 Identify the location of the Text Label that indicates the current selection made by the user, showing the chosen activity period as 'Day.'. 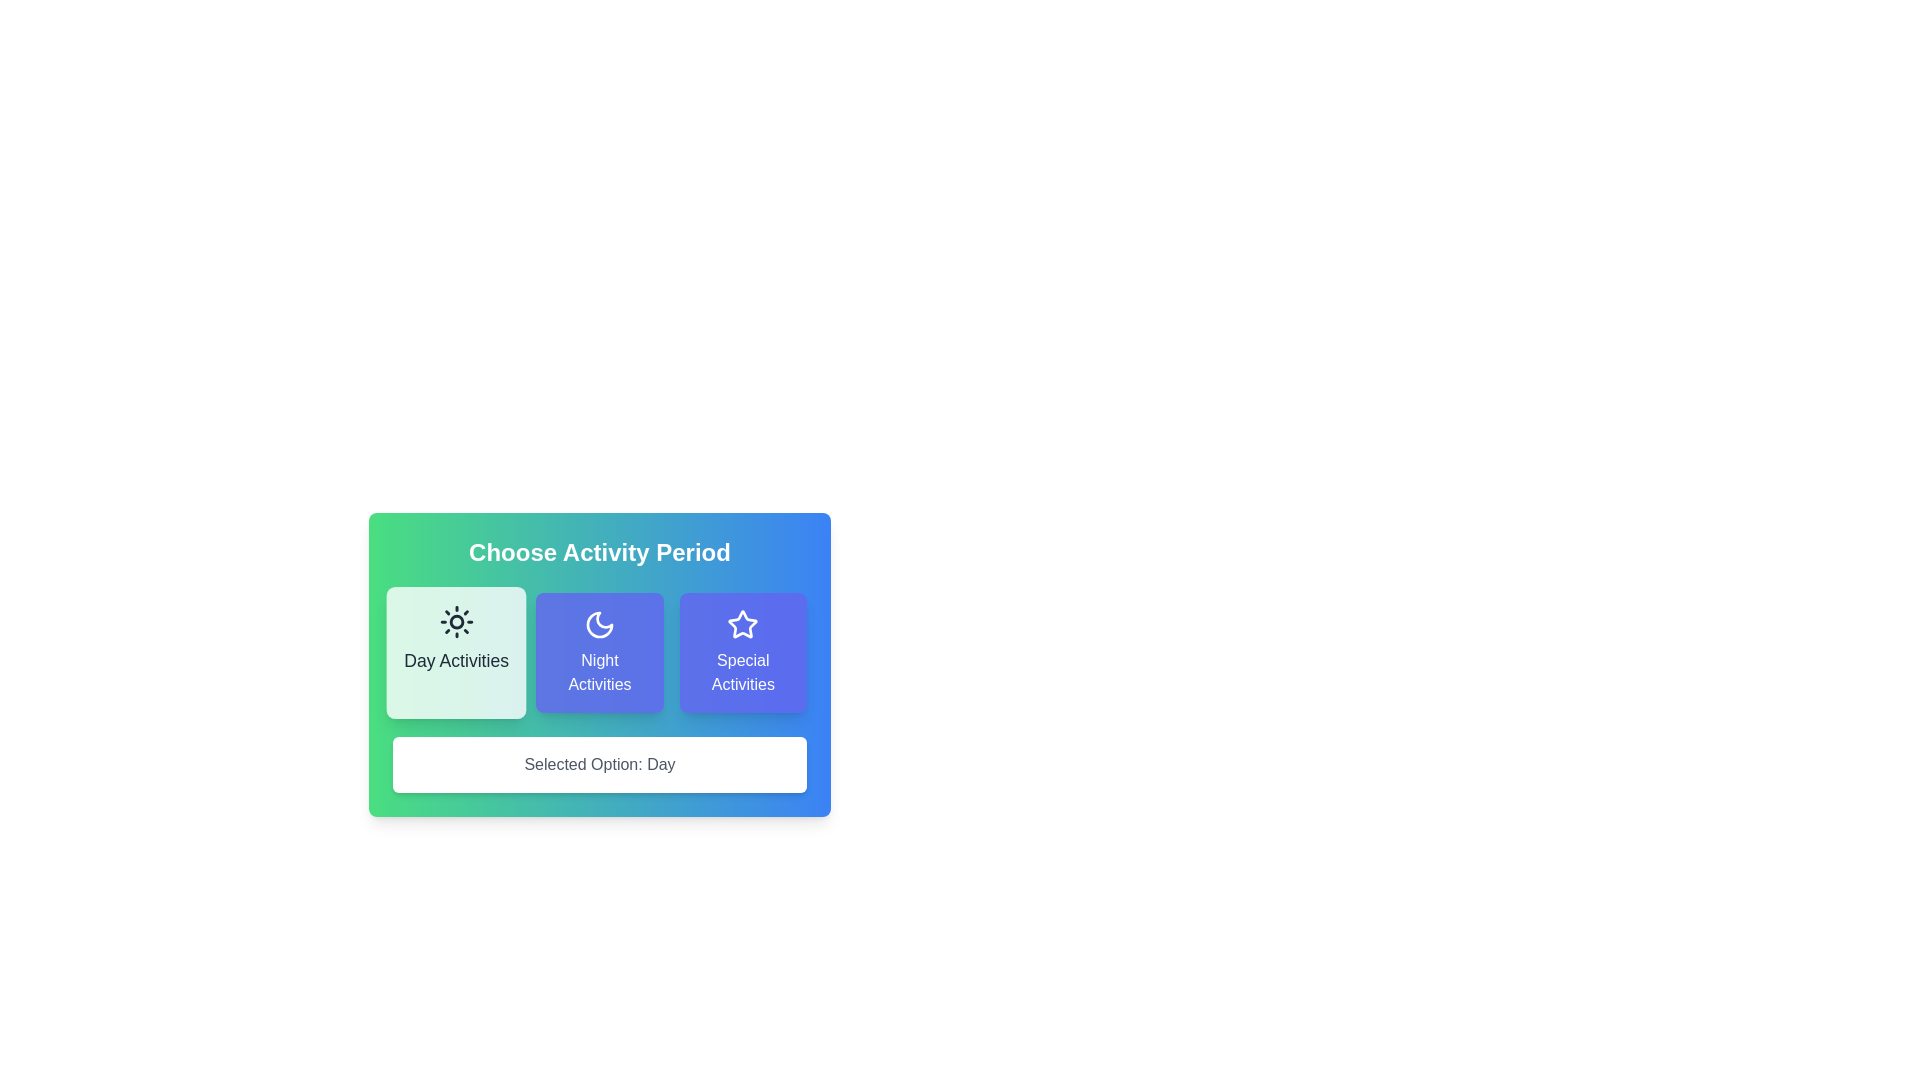
(599, 764).